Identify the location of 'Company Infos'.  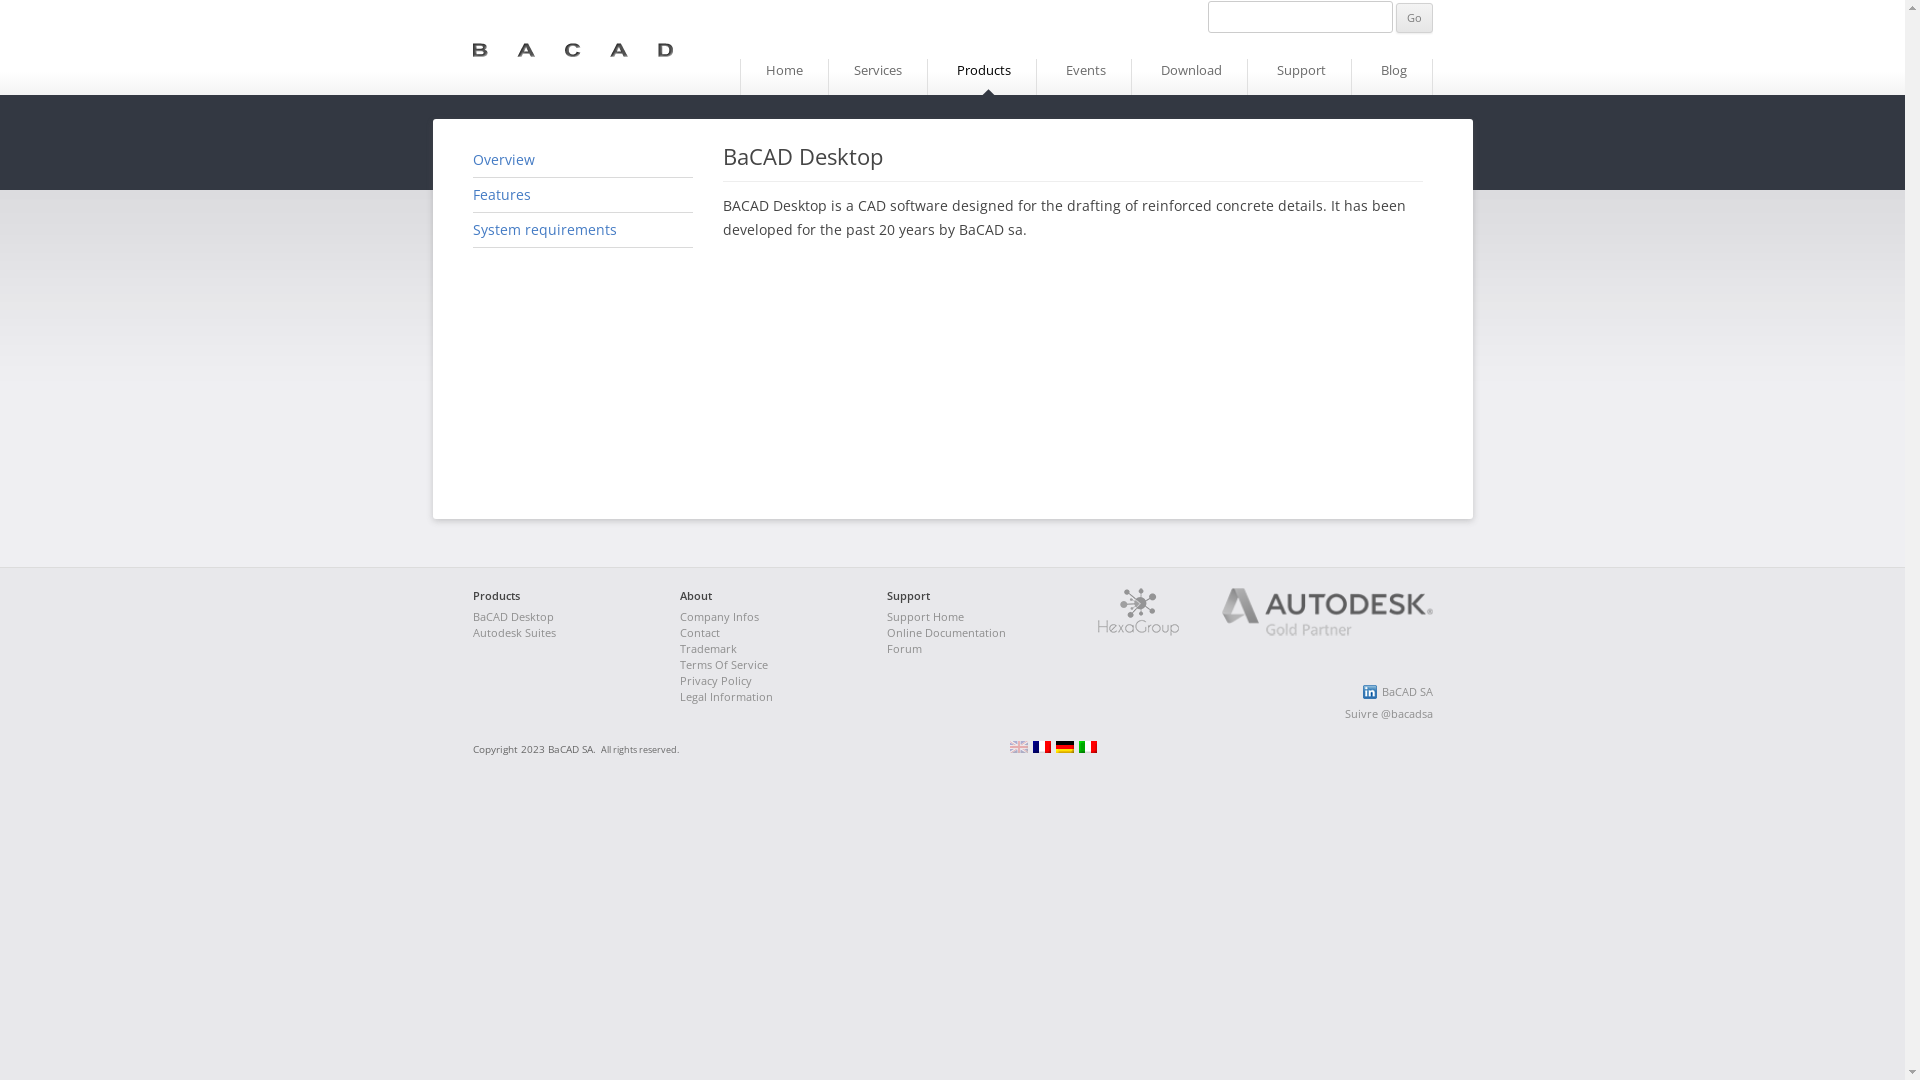
(719, 615).